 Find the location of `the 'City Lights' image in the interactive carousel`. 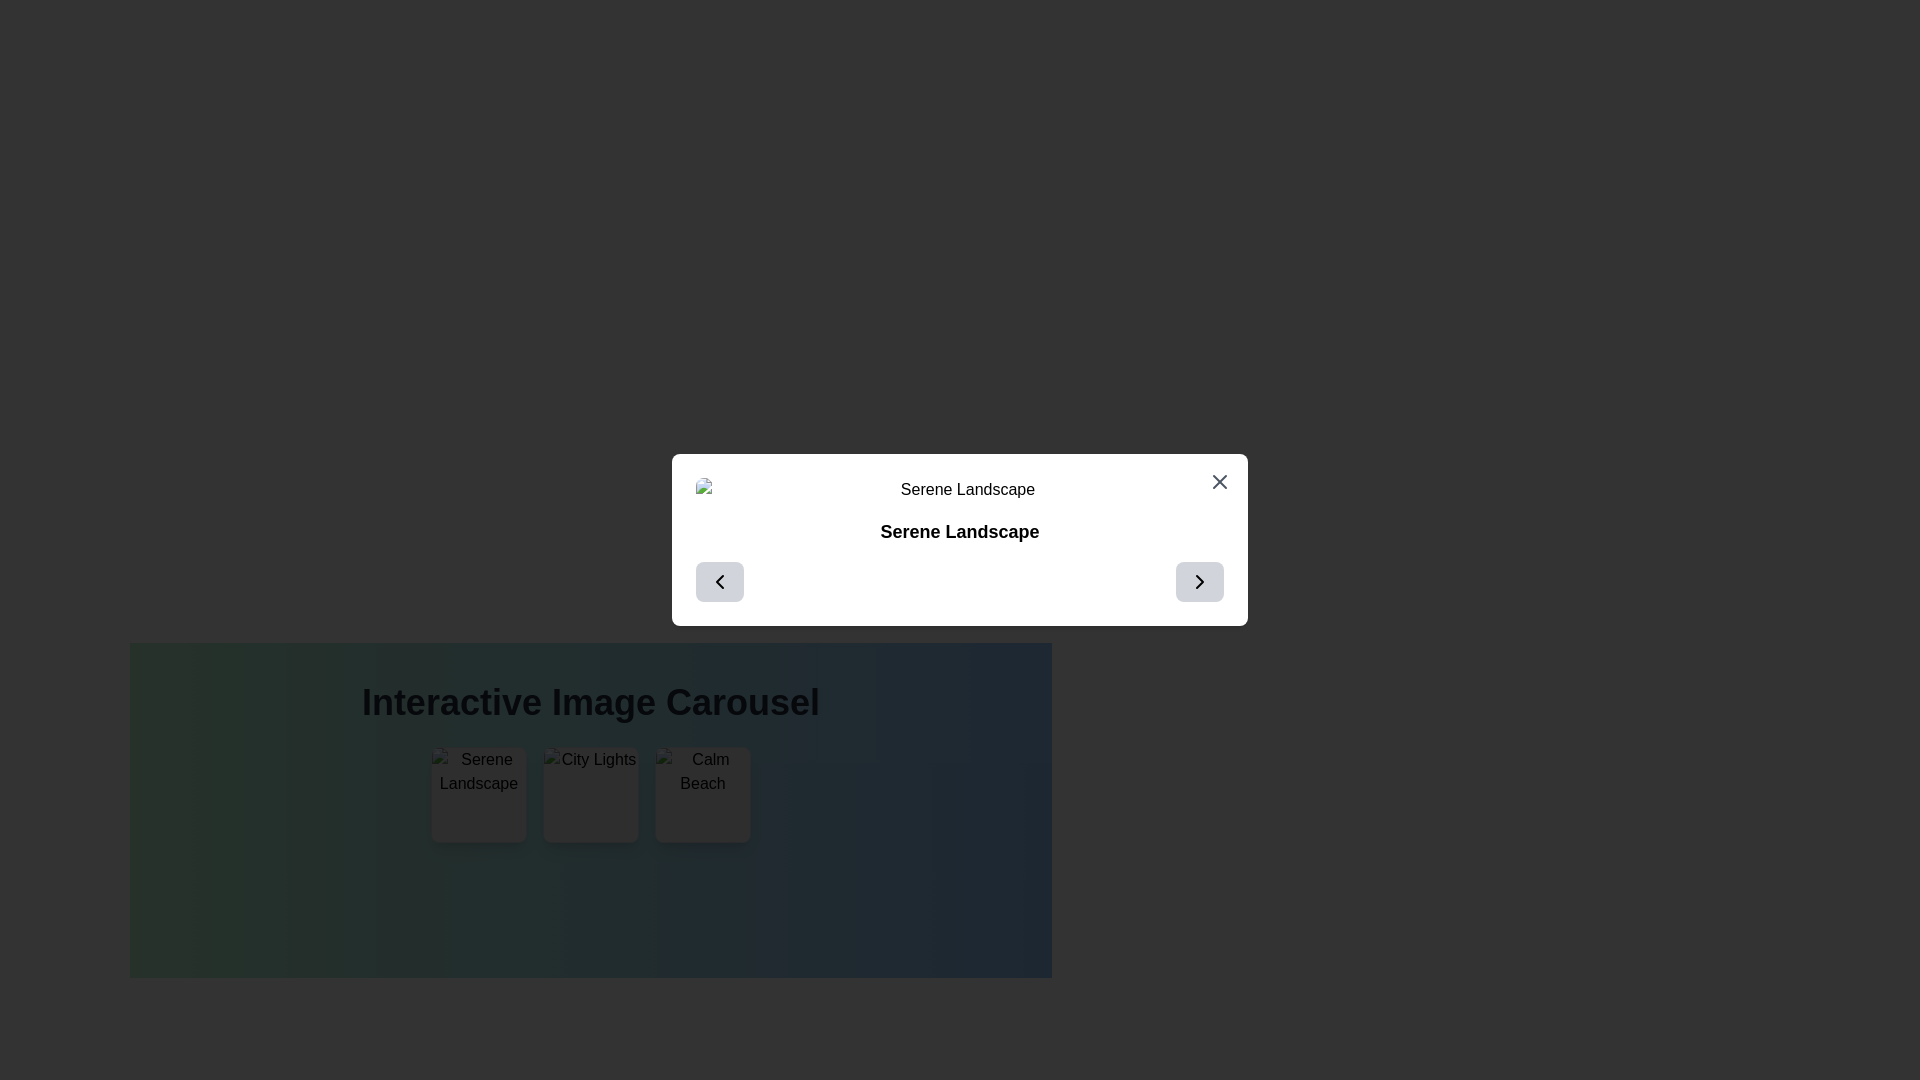

the 'City Lights' image in the interactive carousel is located at coordinates (589, 793).